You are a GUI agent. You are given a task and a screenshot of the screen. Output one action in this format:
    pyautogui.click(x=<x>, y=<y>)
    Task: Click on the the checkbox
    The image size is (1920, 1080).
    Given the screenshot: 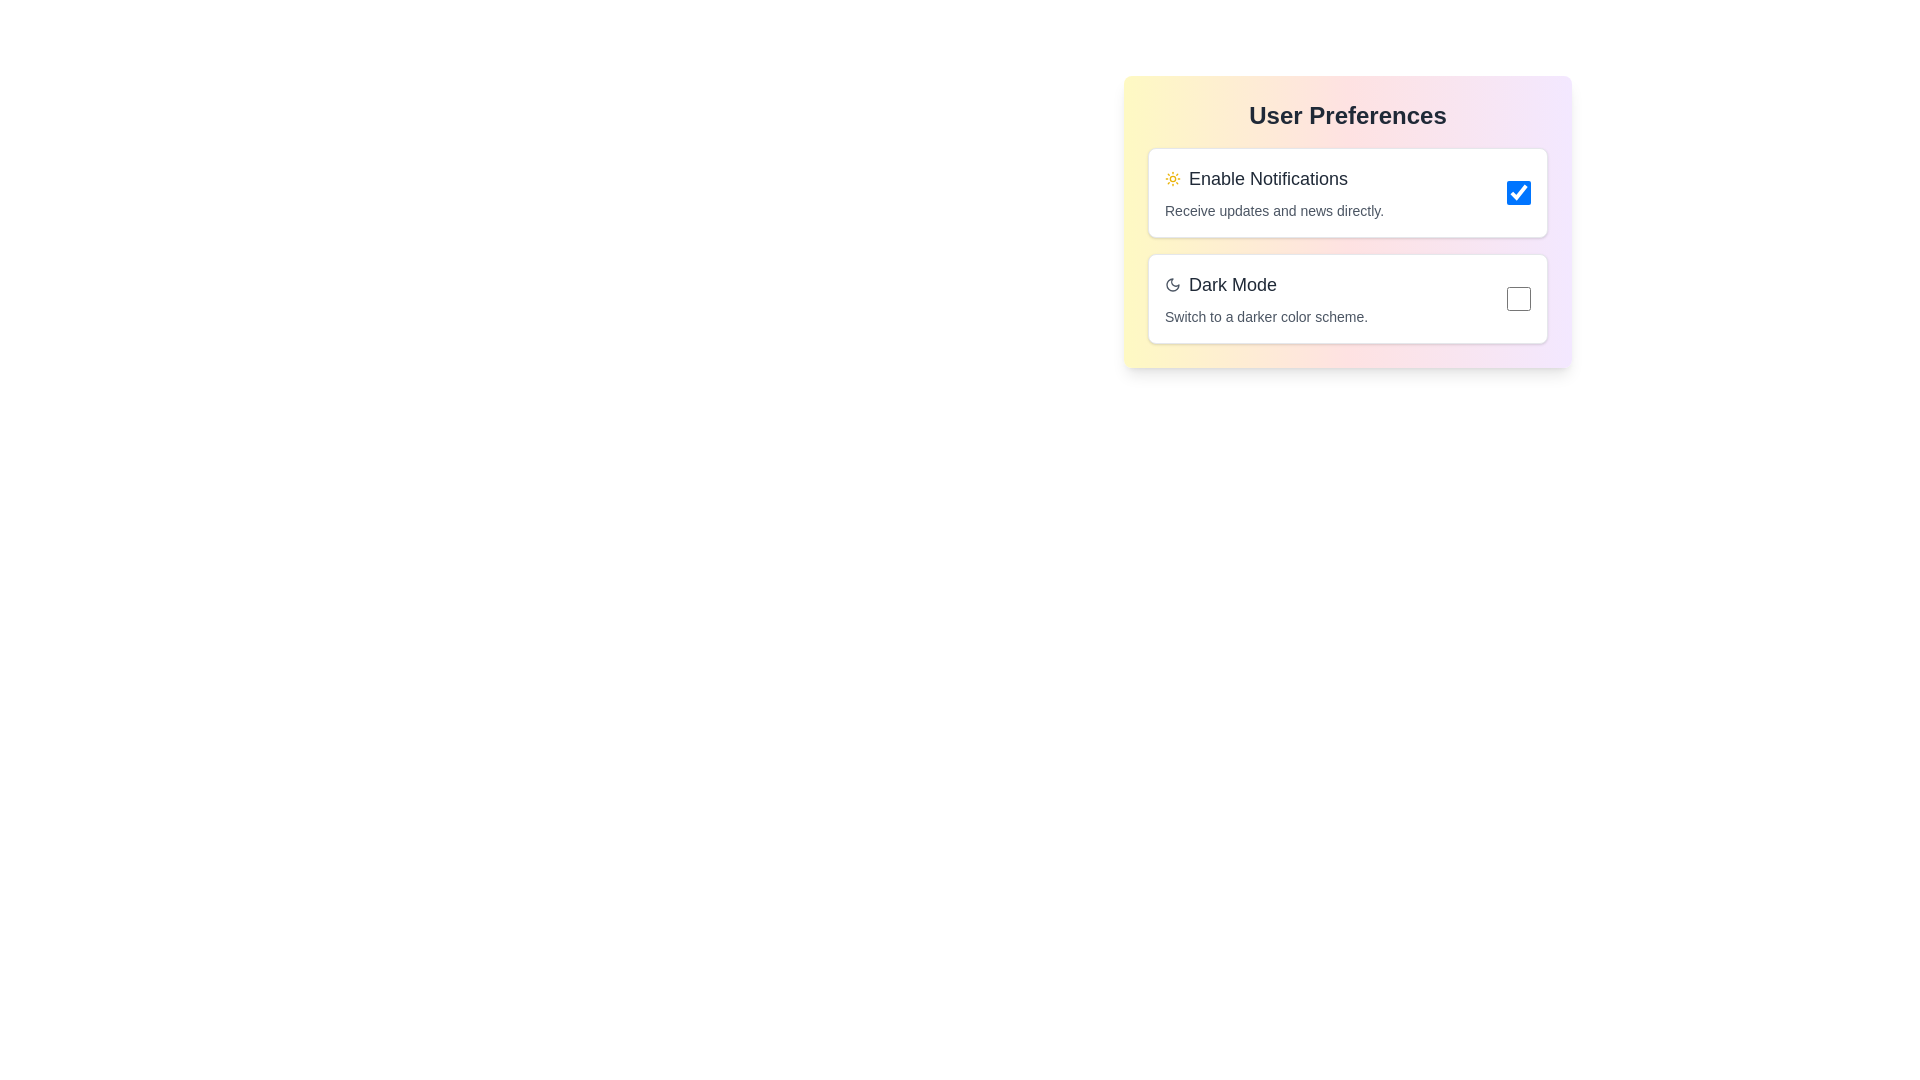 What is the action you would take?
    pyautogui.click(x=1518, y=299)
    